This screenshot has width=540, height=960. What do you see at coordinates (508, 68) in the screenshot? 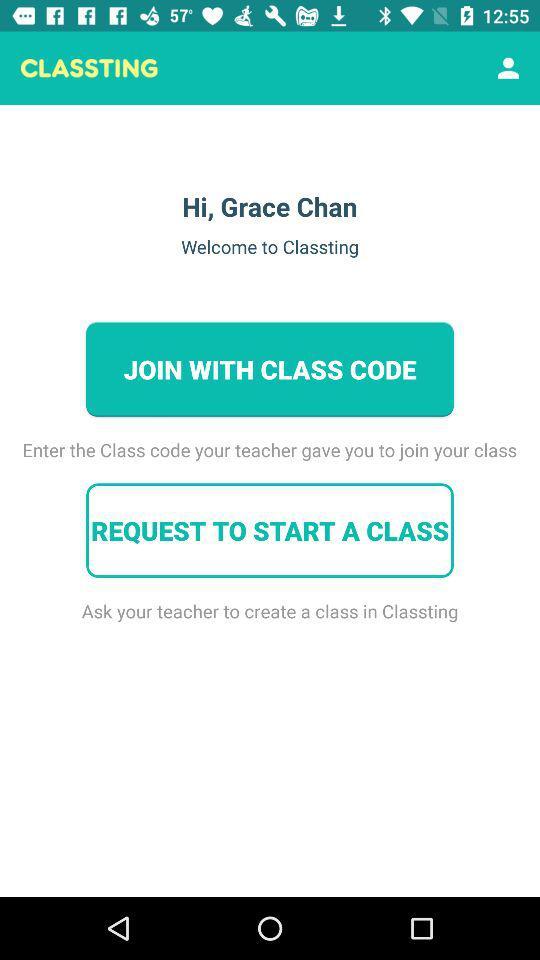
I see `icon at the top right corner` at bounding box center [508, 68].